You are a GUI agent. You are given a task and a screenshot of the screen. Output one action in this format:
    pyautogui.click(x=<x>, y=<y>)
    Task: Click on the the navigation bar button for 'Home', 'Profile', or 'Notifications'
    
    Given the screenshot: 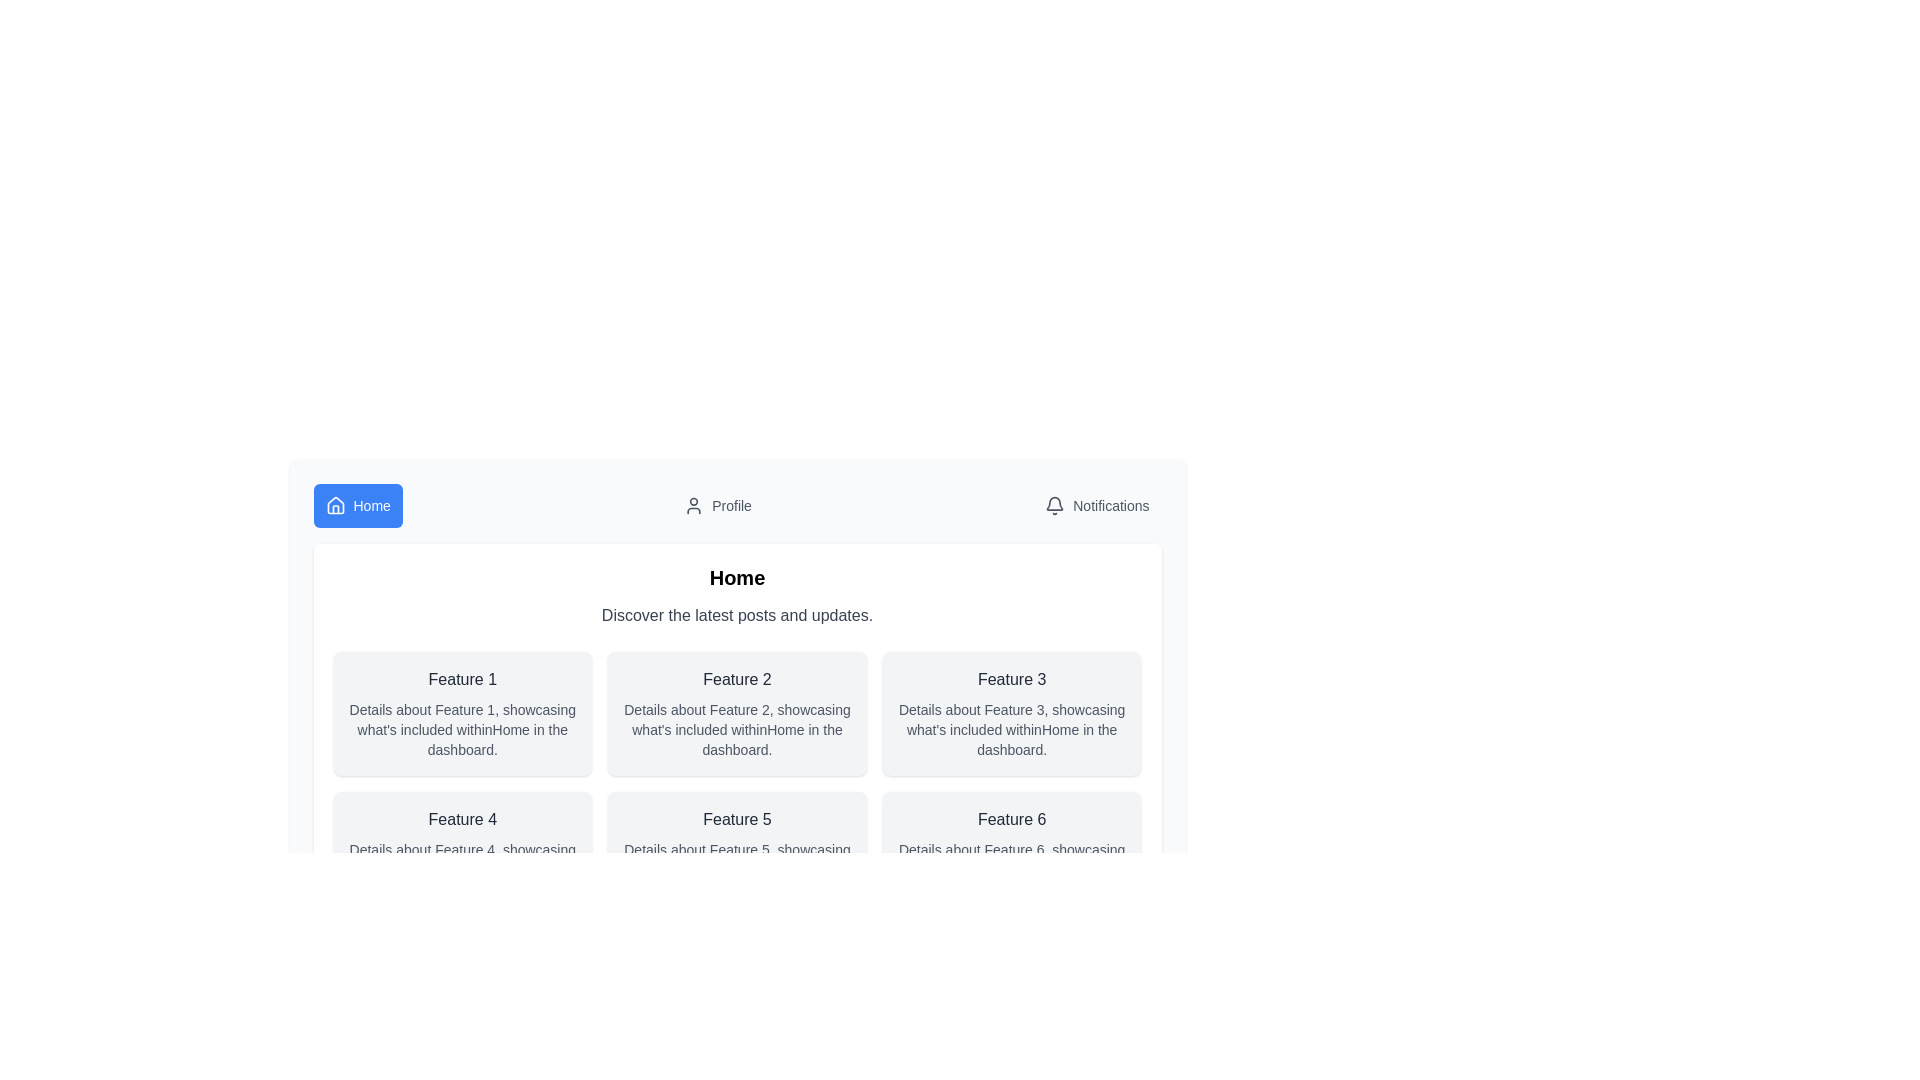 What is the action you would take?
    pyautogui.click(x=736, y=504)
    